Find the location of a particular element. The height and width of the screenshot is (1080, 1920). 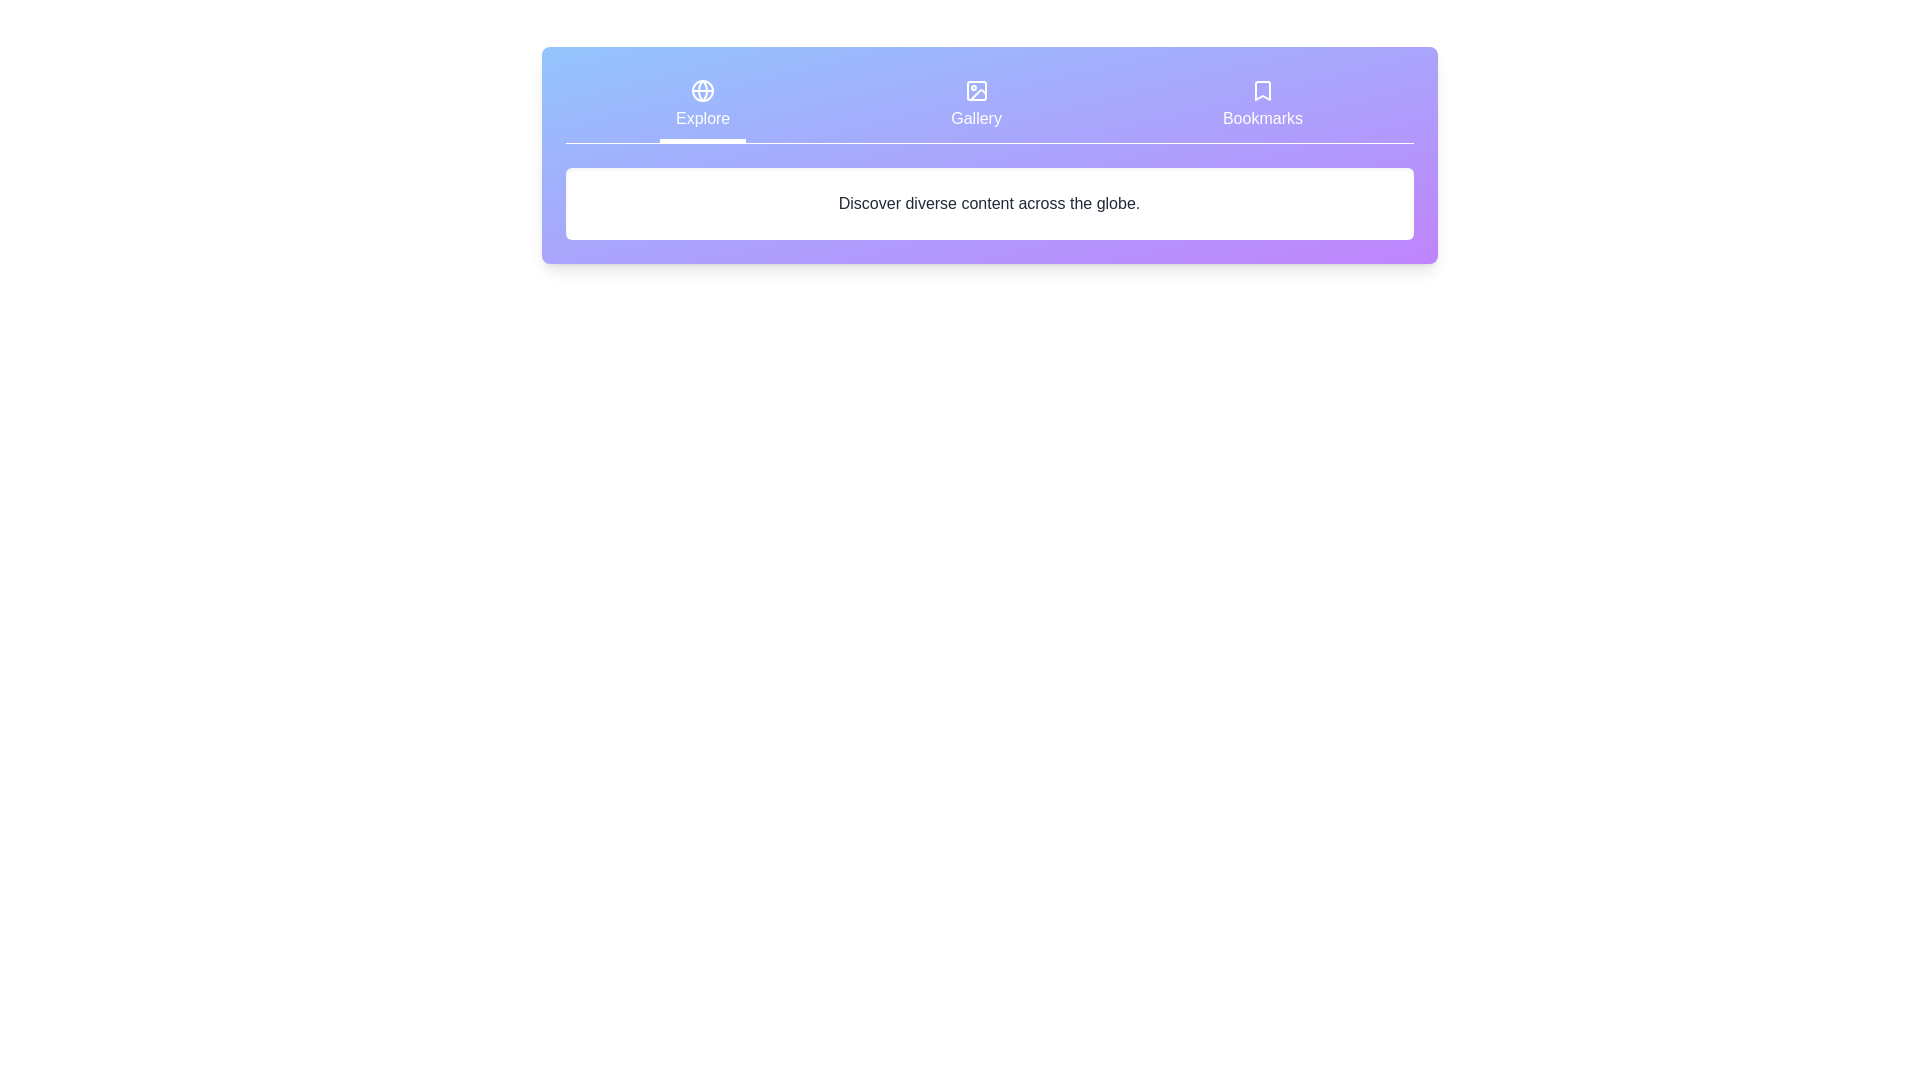

the Explore tab by clicking on it is located at coordinates (702, 107).